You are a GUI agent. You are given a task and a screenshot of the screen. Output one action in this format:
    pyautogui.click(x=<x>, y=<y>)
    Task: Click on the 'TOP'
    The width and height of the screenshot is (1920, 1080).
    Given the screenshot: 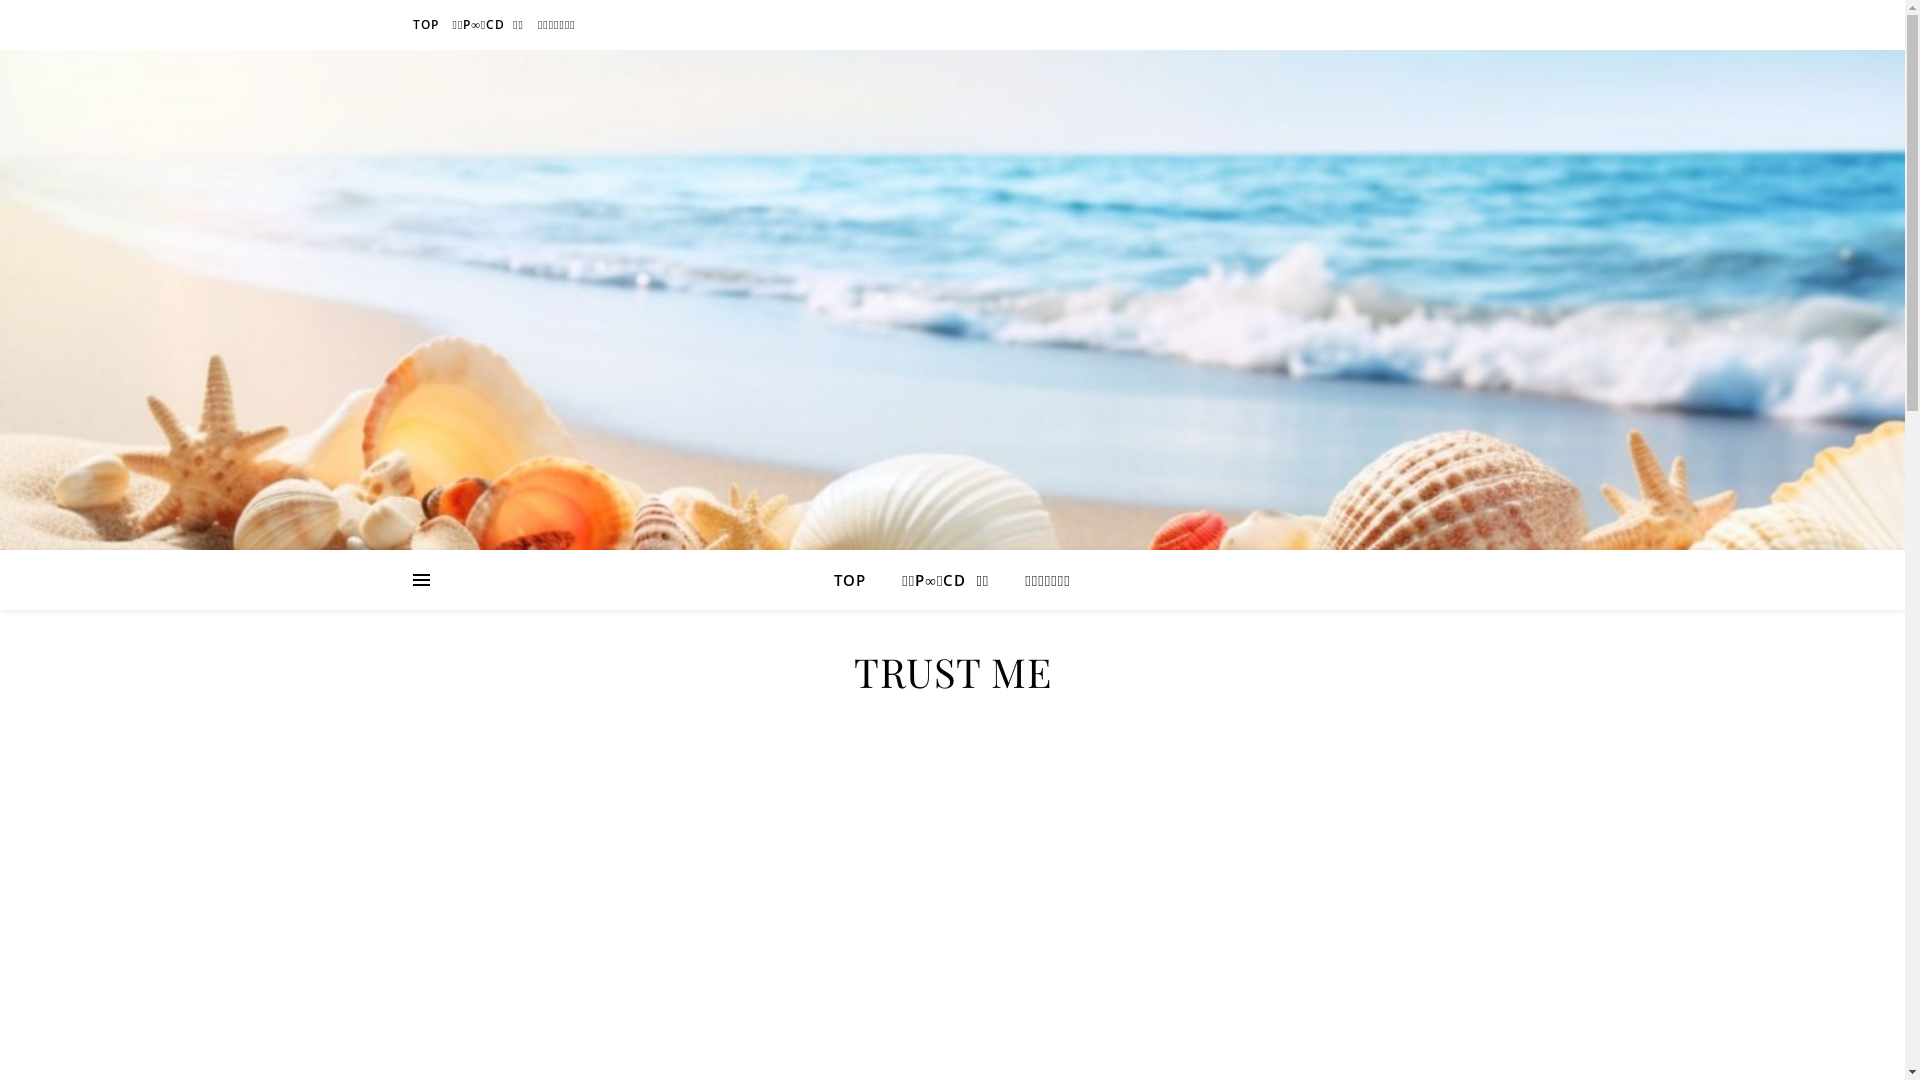 What is the action you would take?
    pyautogui.click(x=834, y=579)
    